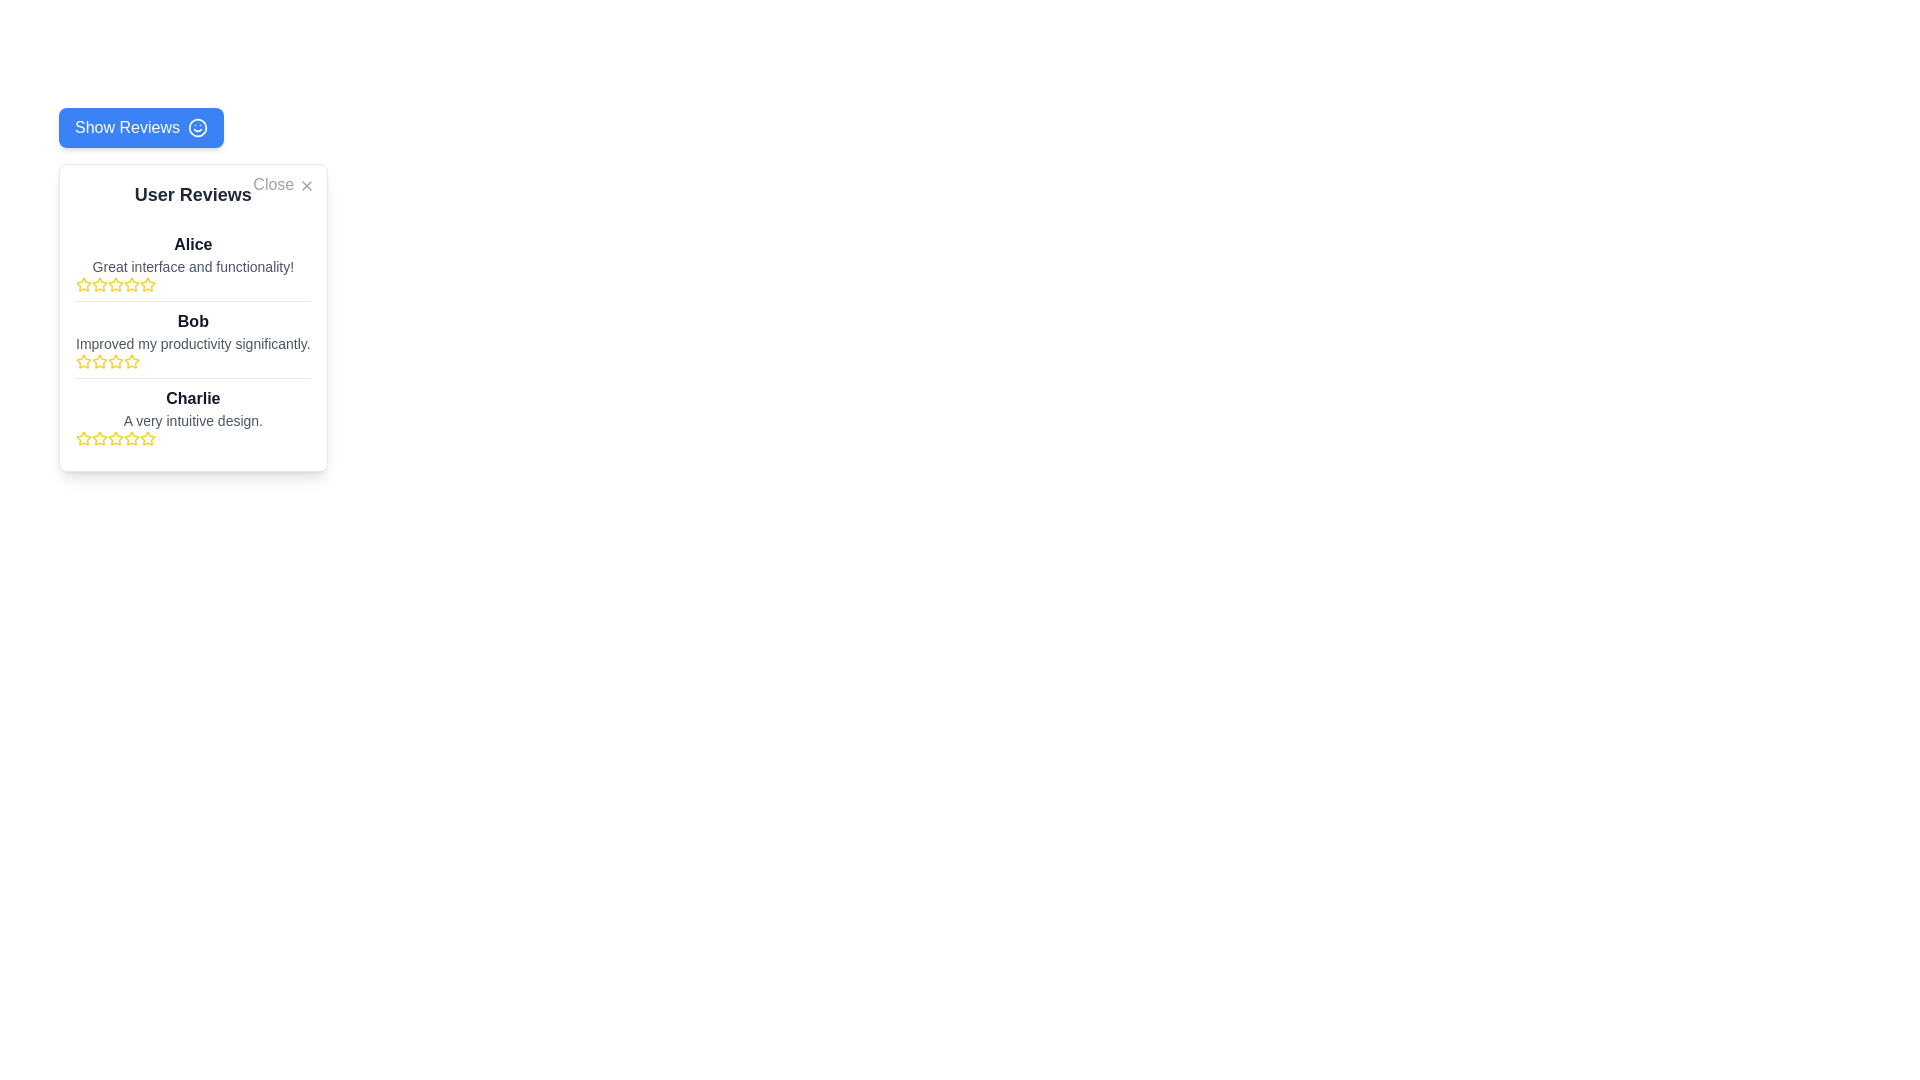 The height and width of the screenshot is (1080, 1920). Describe the element at coordinates (131, 361) in the screenshot. I see `the second star in the five-star rating system for the review by 'Bob'` at that location.